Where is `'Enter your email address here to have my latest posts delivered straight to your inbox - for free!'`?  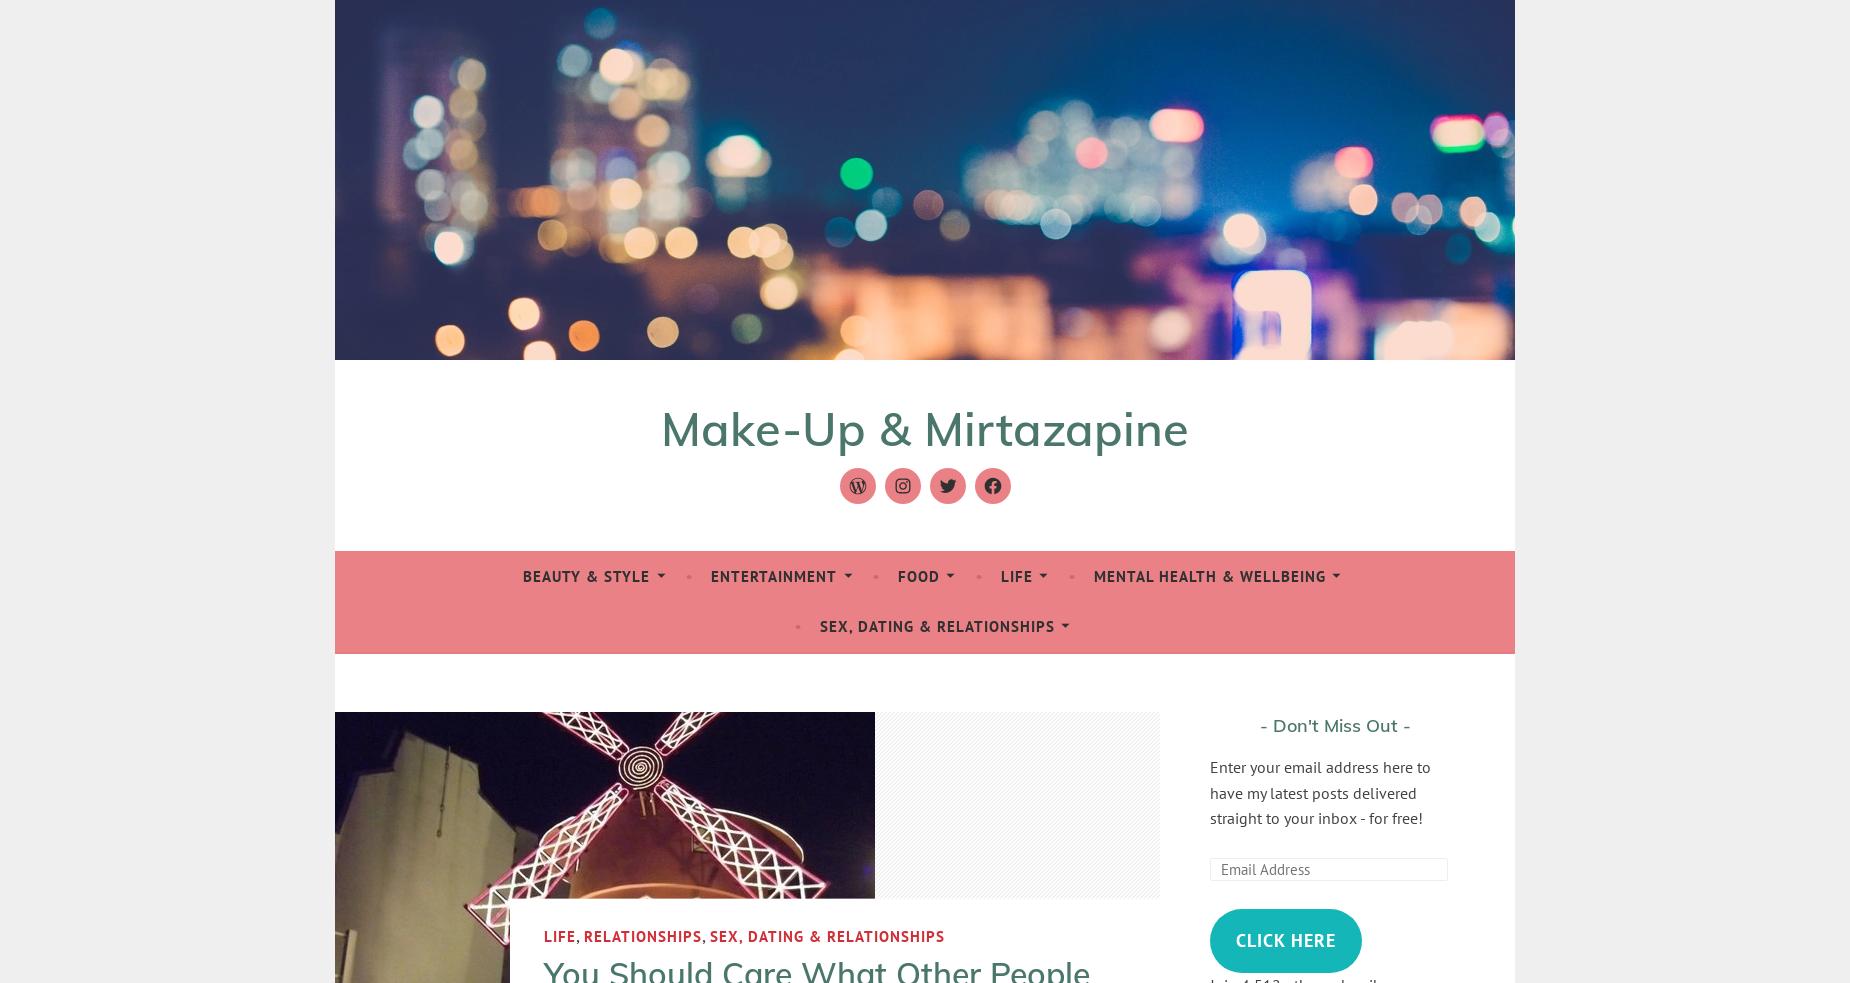
'Enter your email address here to have my latest posts delivered straight to your inbox - for free!' is located at coordinates (1319, 791).